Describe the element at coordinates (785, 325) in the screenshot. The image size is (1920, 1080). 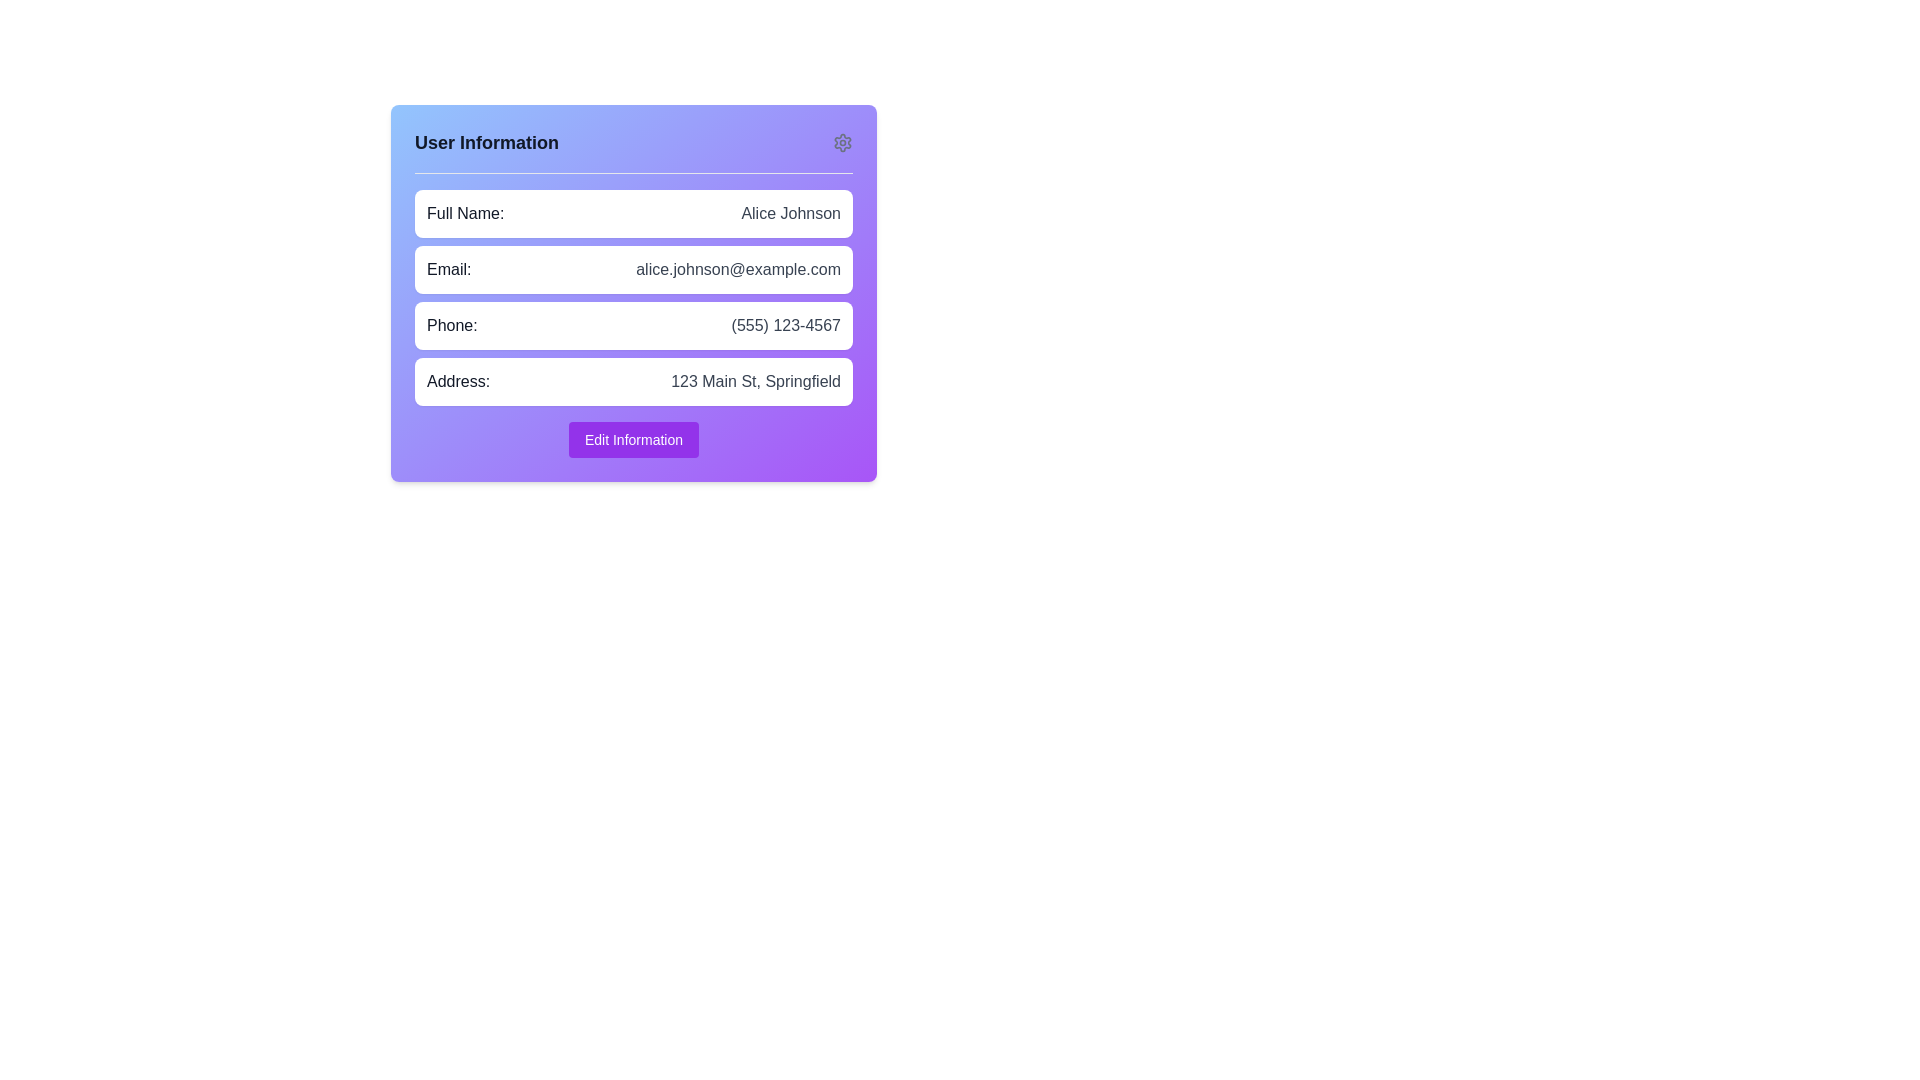
I see `the static text displaying the user-provided phone number, which is located in the center-right region of the 'Phone:' row` at that location.